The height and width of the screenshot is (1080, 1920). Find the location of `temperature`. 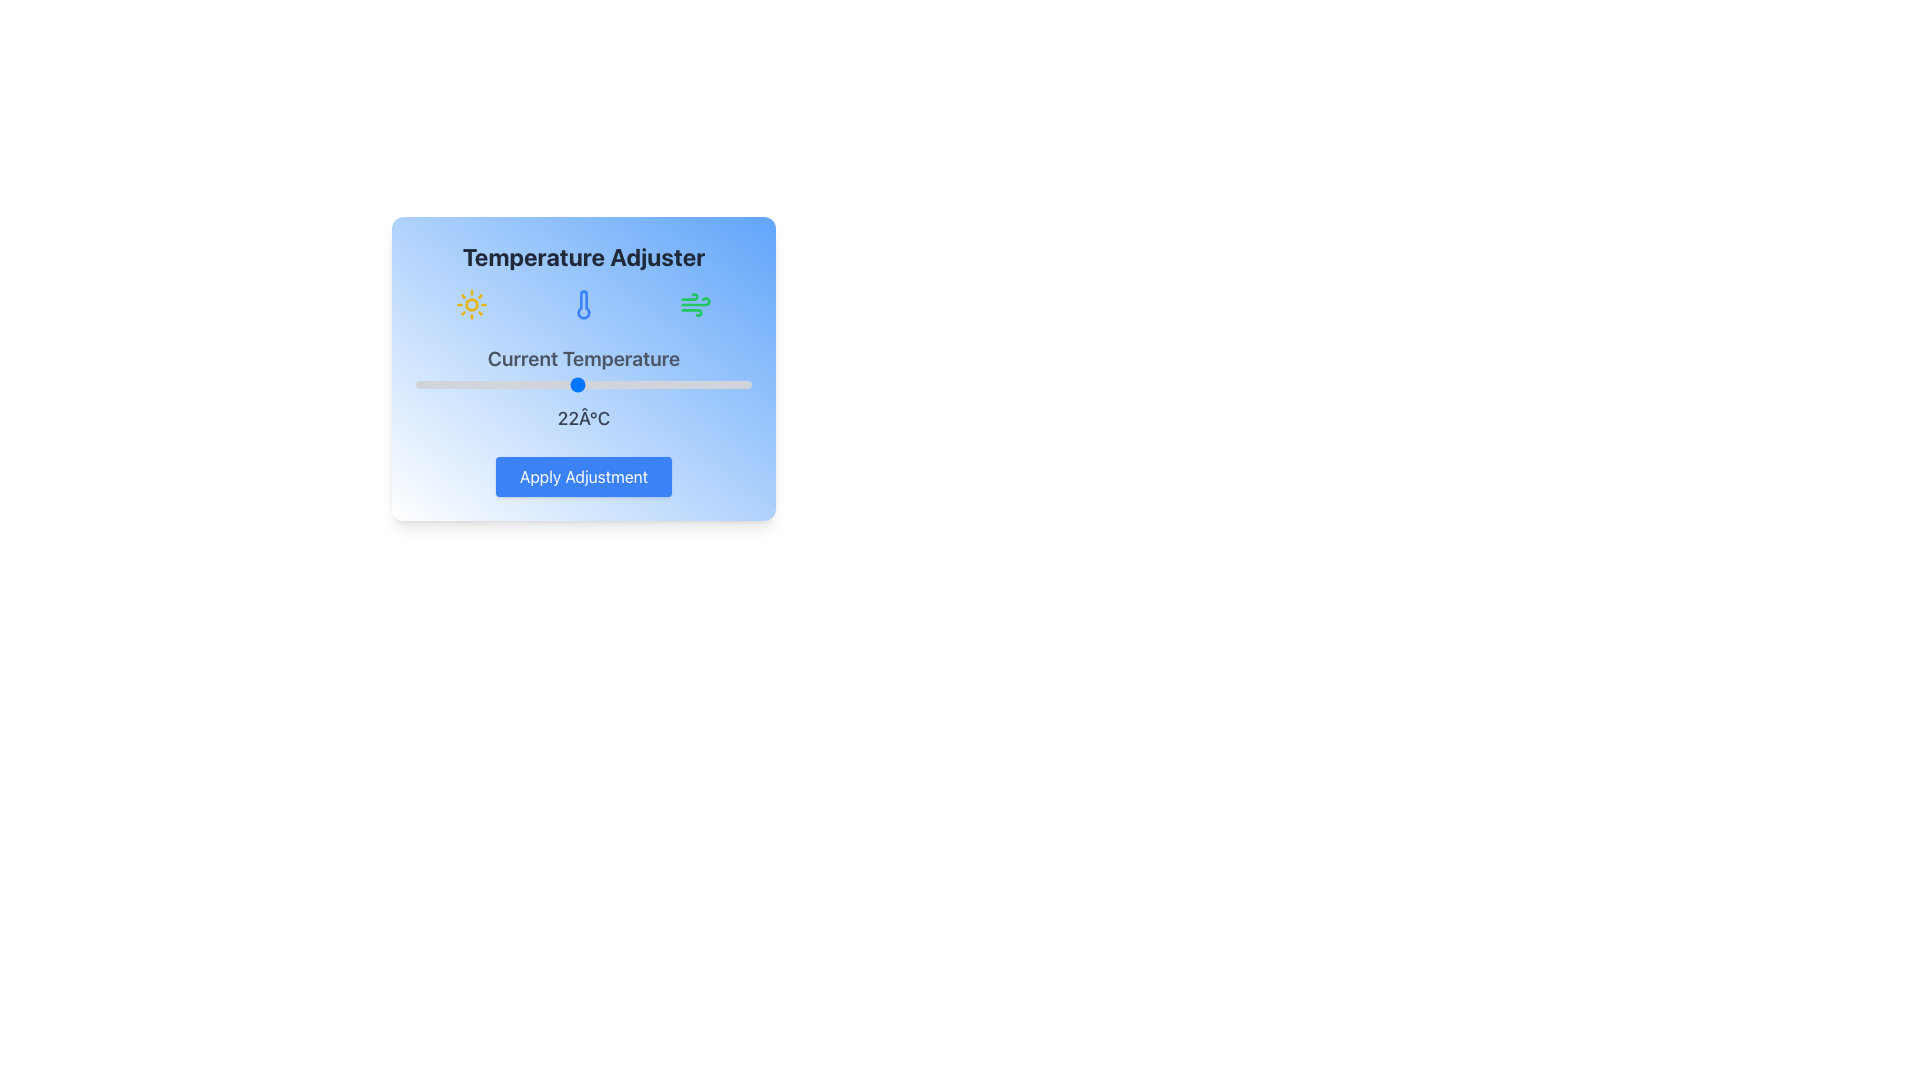

temperature is located at coordinates (562, 385).